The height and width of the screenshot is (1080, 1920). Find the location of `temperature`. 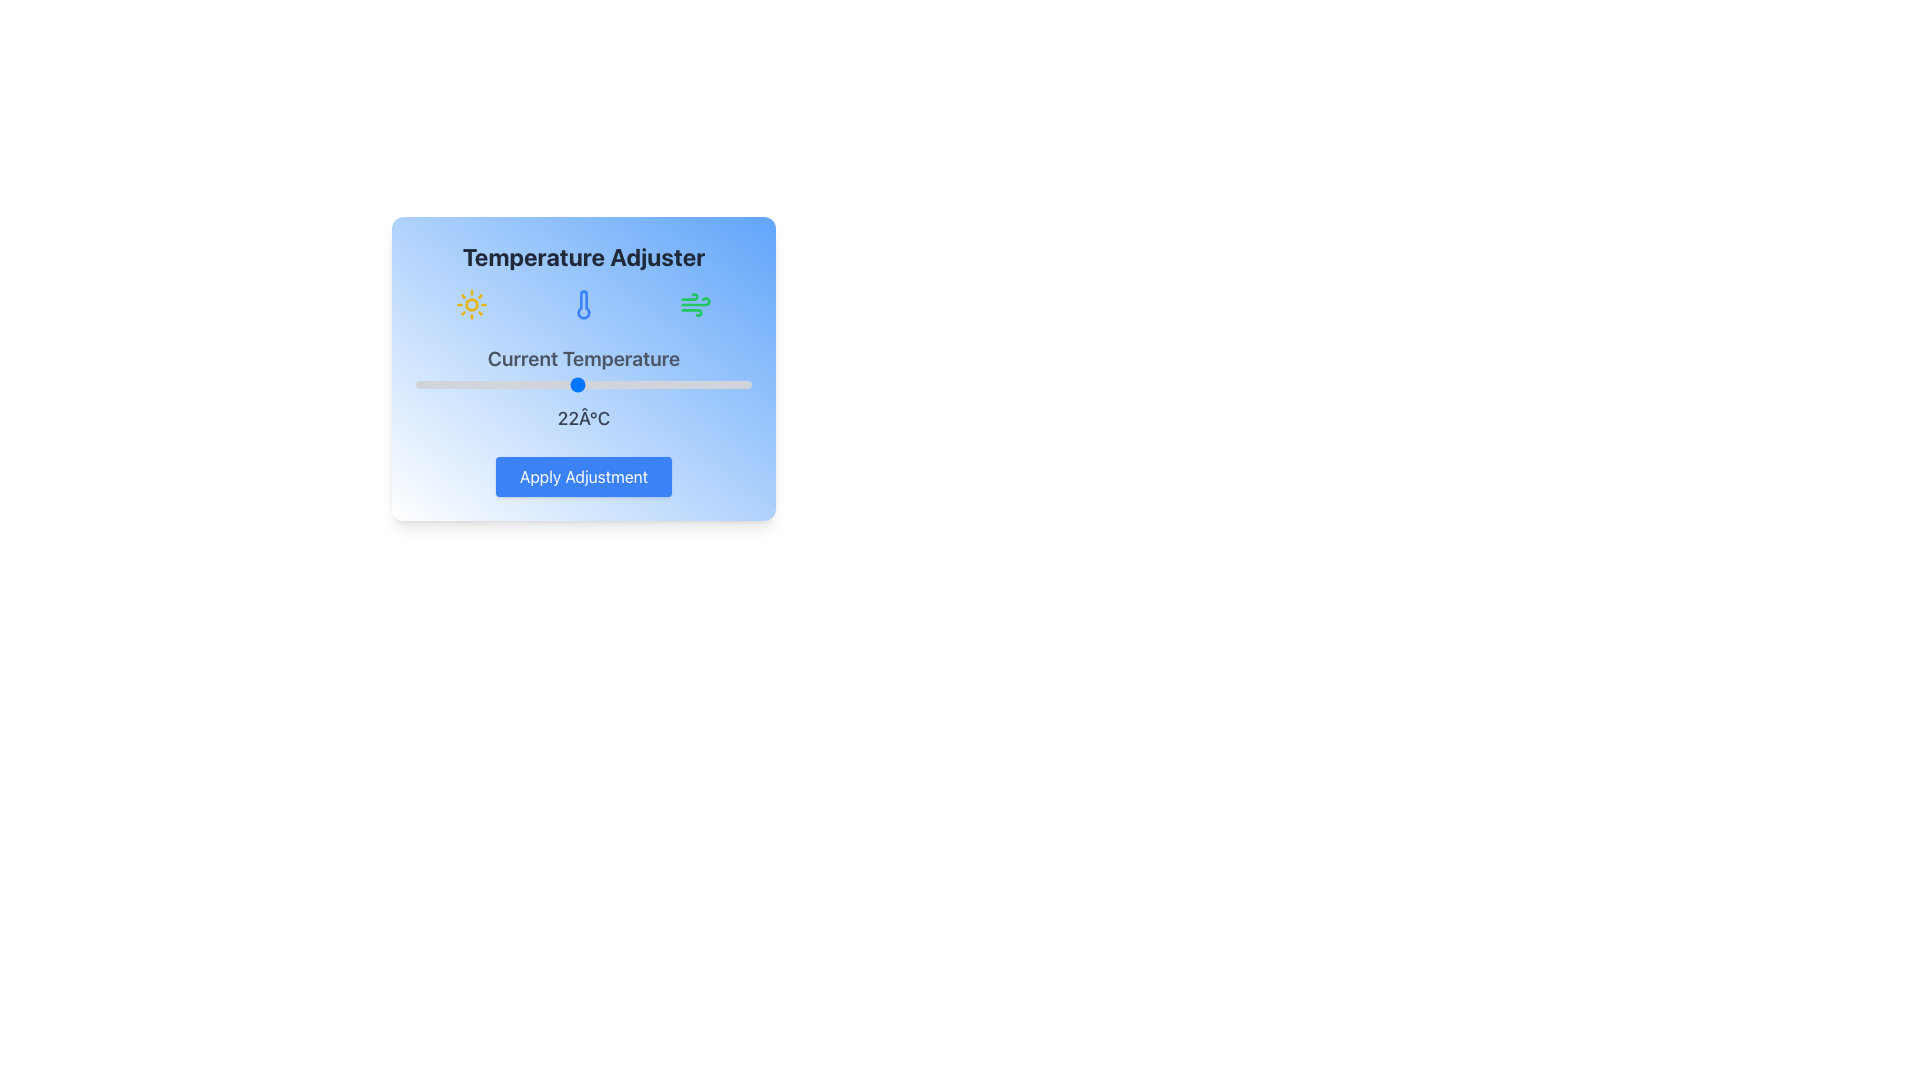

temperature is located at coordinates (562, 385).